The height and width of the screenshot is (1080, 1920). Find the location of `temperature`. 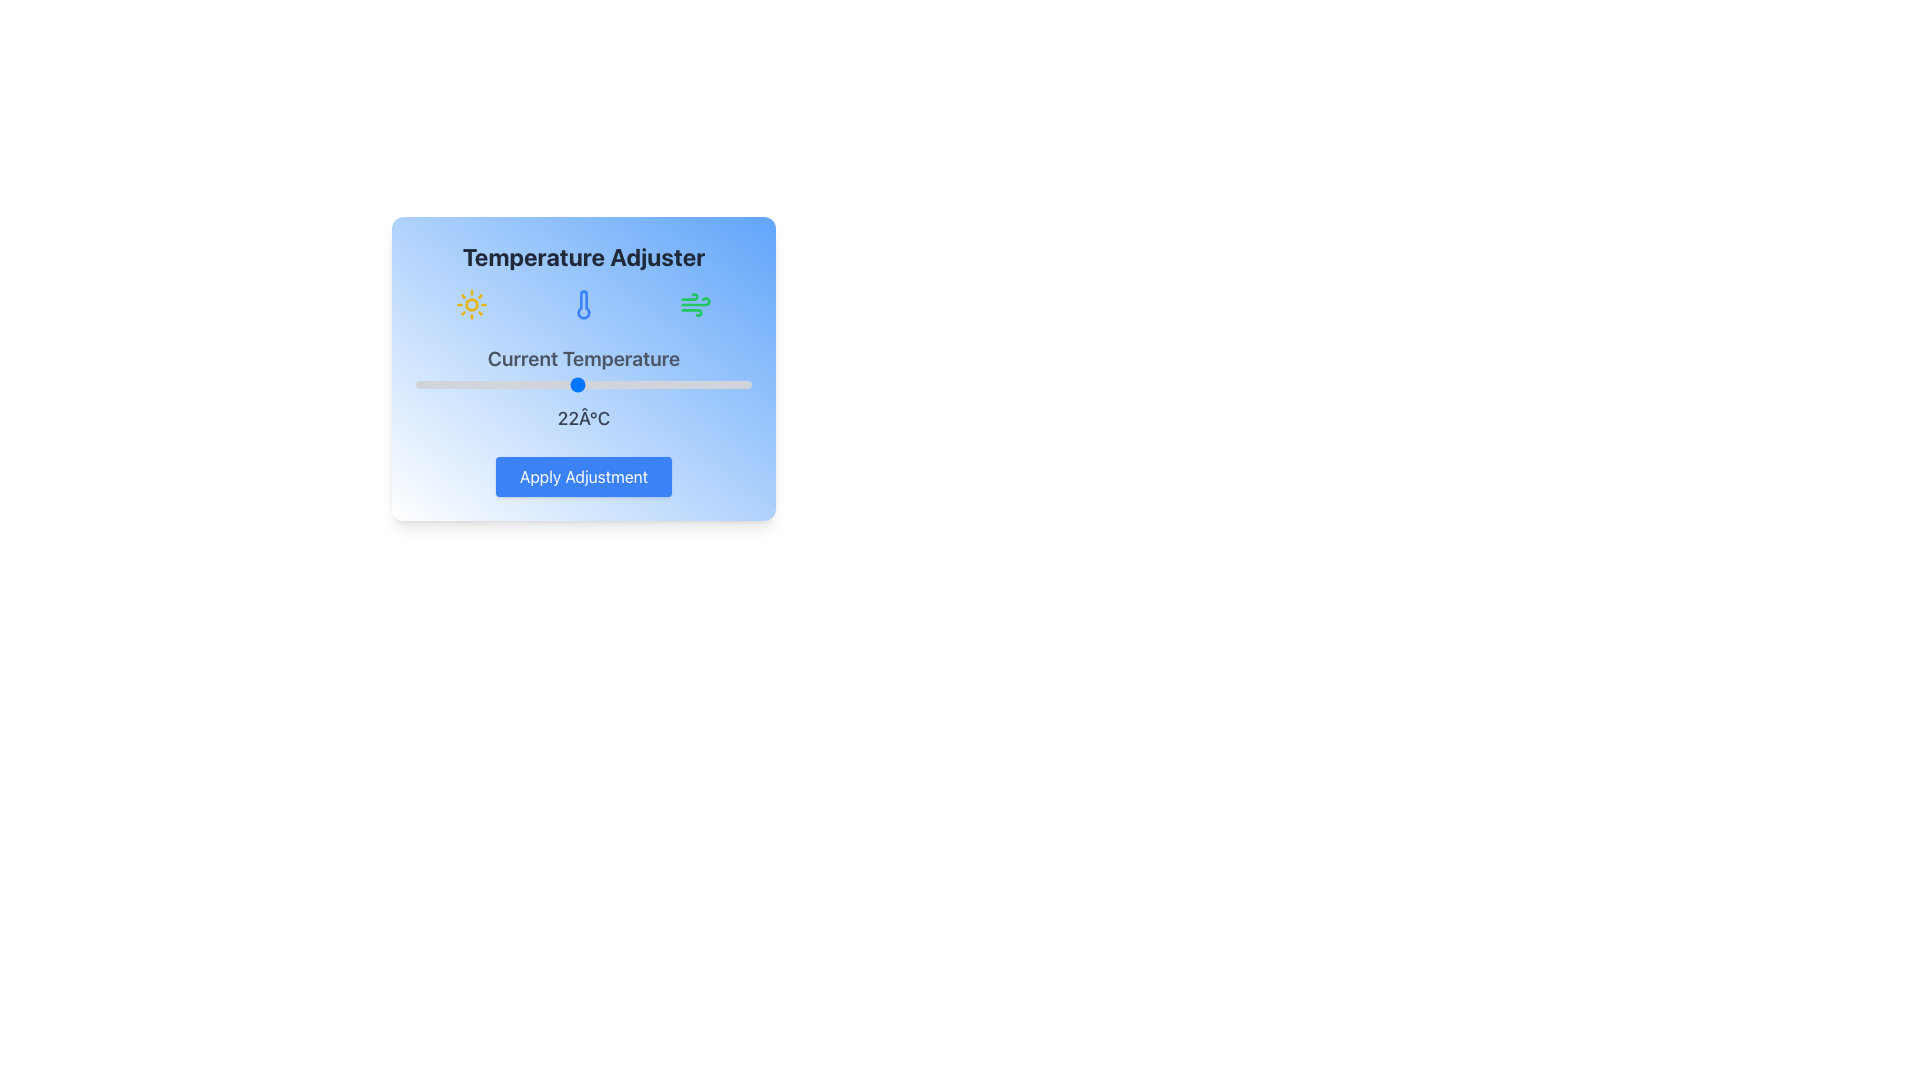

temperature is located at coordinates (562, 385).